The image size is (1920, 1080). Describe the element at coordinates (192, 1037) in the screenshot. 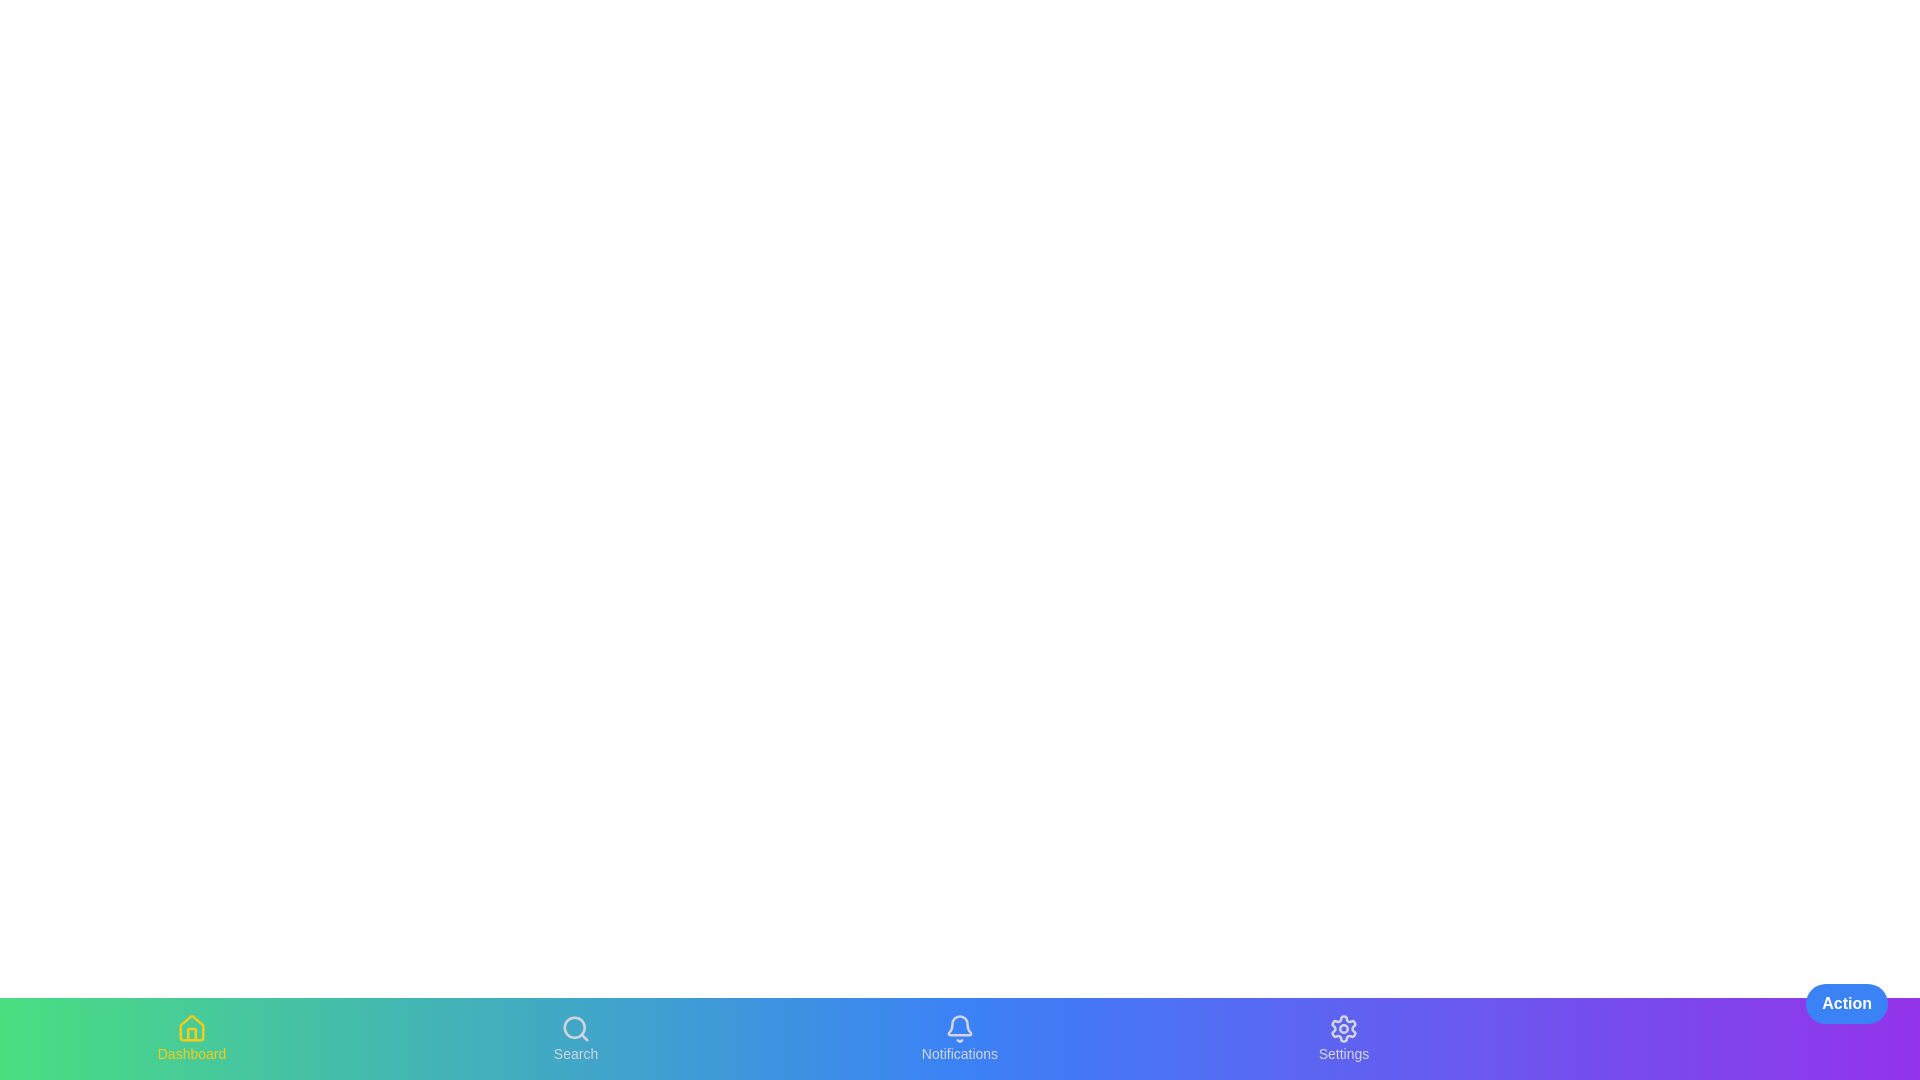

I see `the navigation item labeled Dashboard from the bottom bar` at that location.